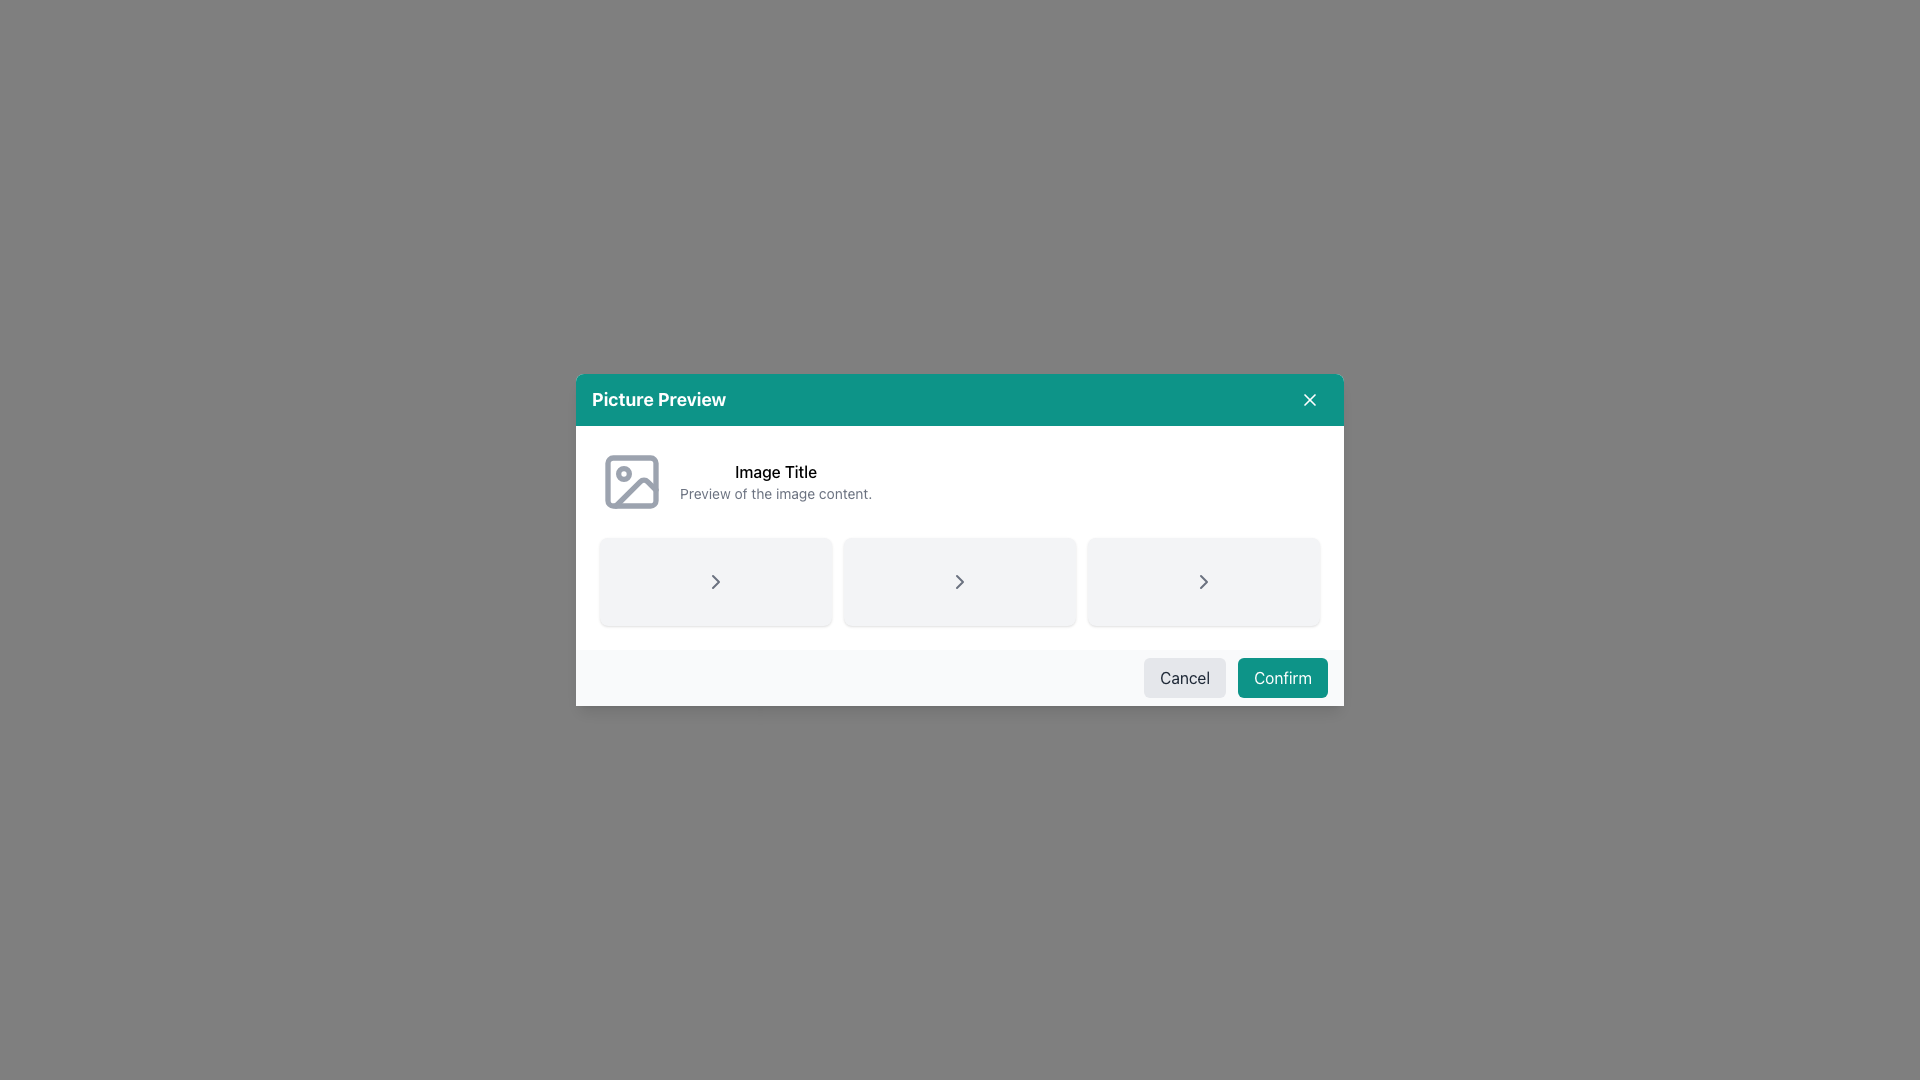  I want to click on the right-facing chevron icon, which is styled in gray and located in the center of a light gray rectangular area, so click(960, 582).